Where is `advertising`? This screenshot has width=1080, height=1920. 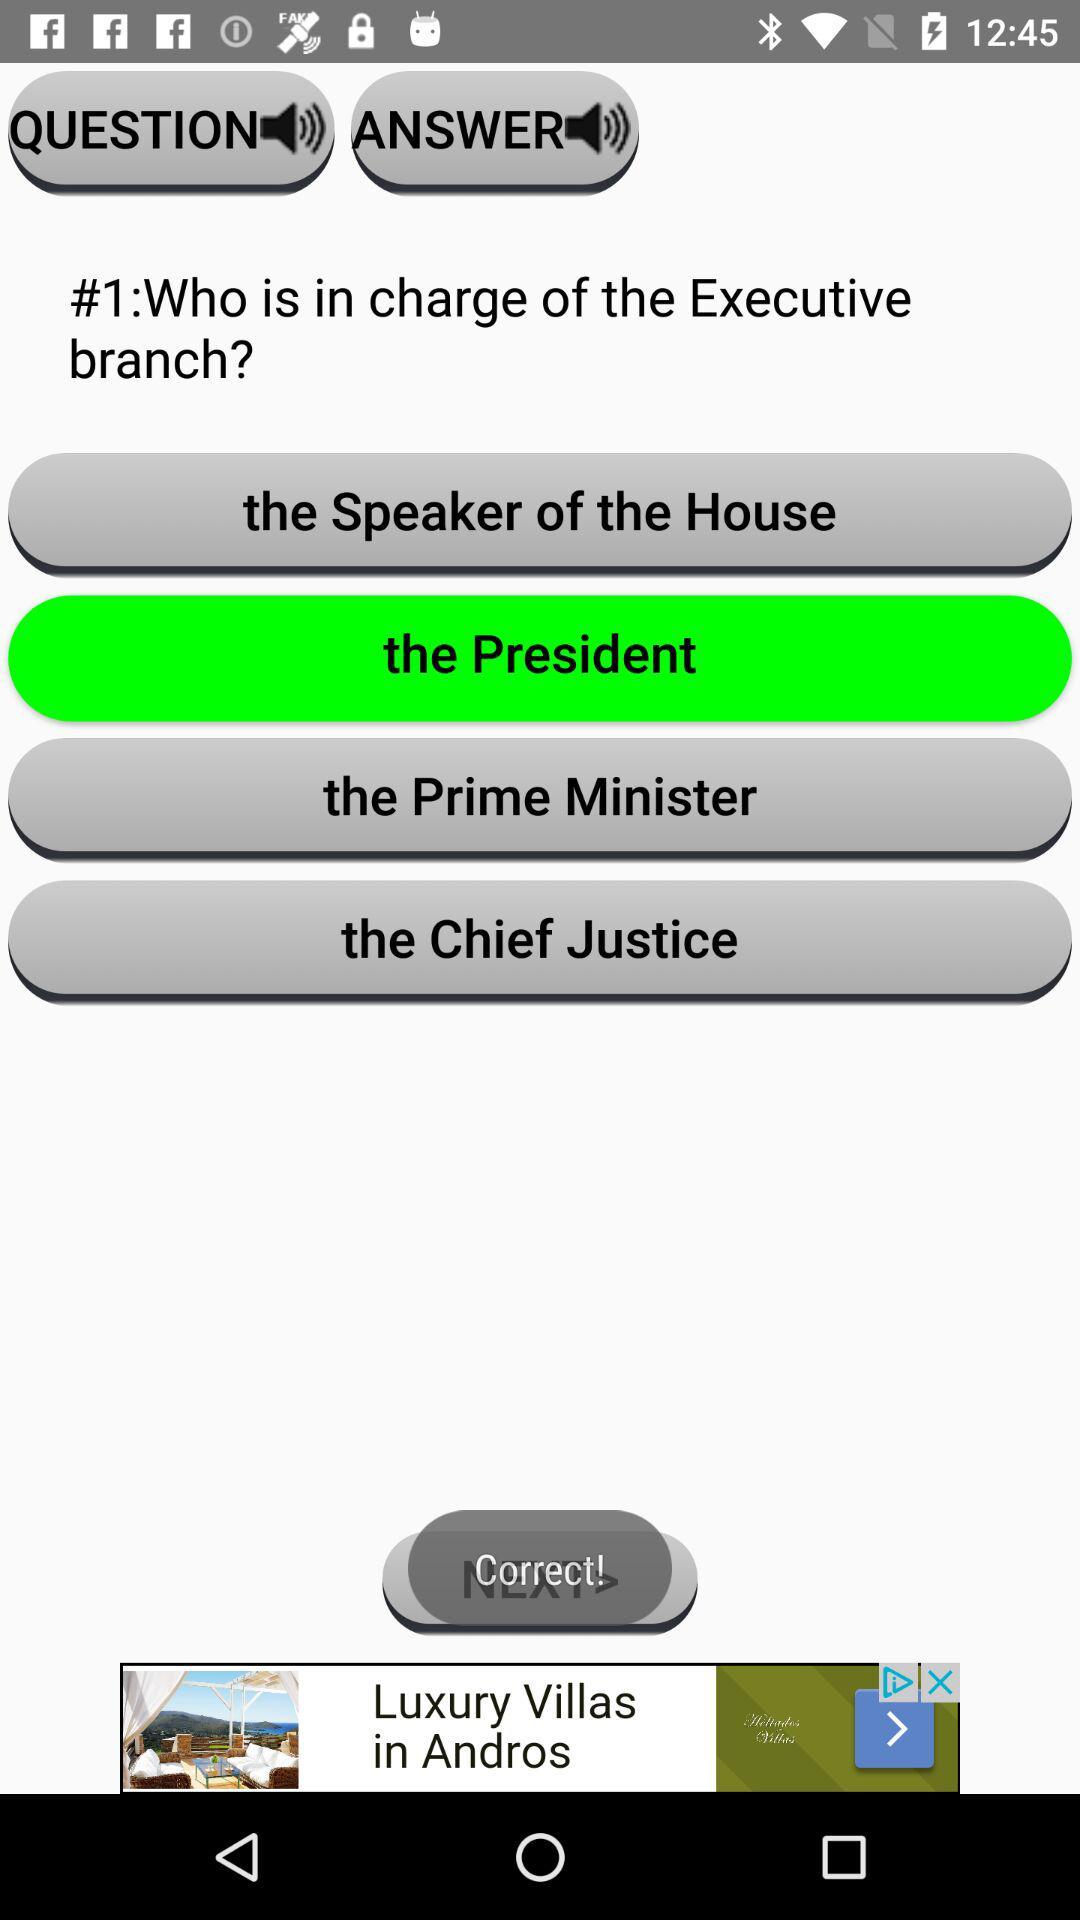
advertising is located at coordinates (540, 1727).